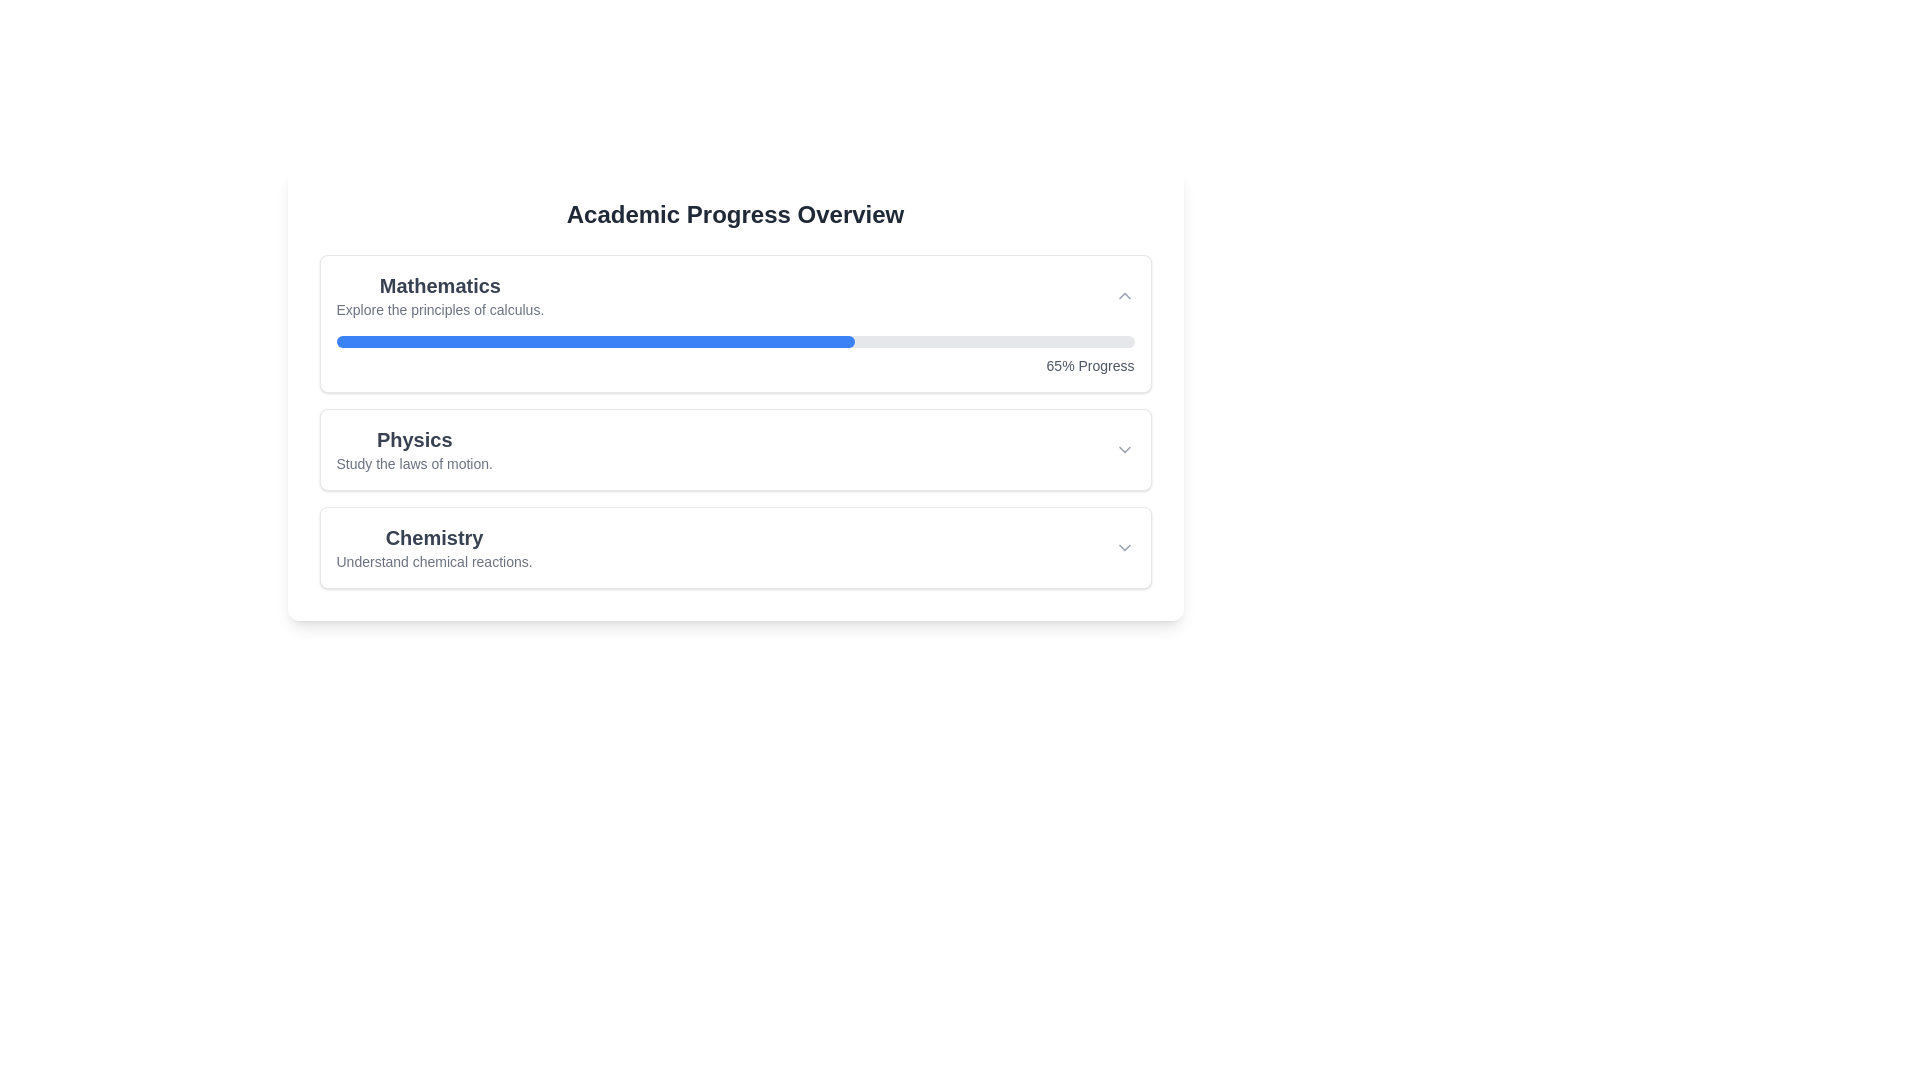 The image size is (1920, 1080). What do you see at coordinates (1124, 547) in the screenshot?
I see `the chevron icon at the rightmost position in the 'Chemistry' section` at bounding box center [1124, 547].